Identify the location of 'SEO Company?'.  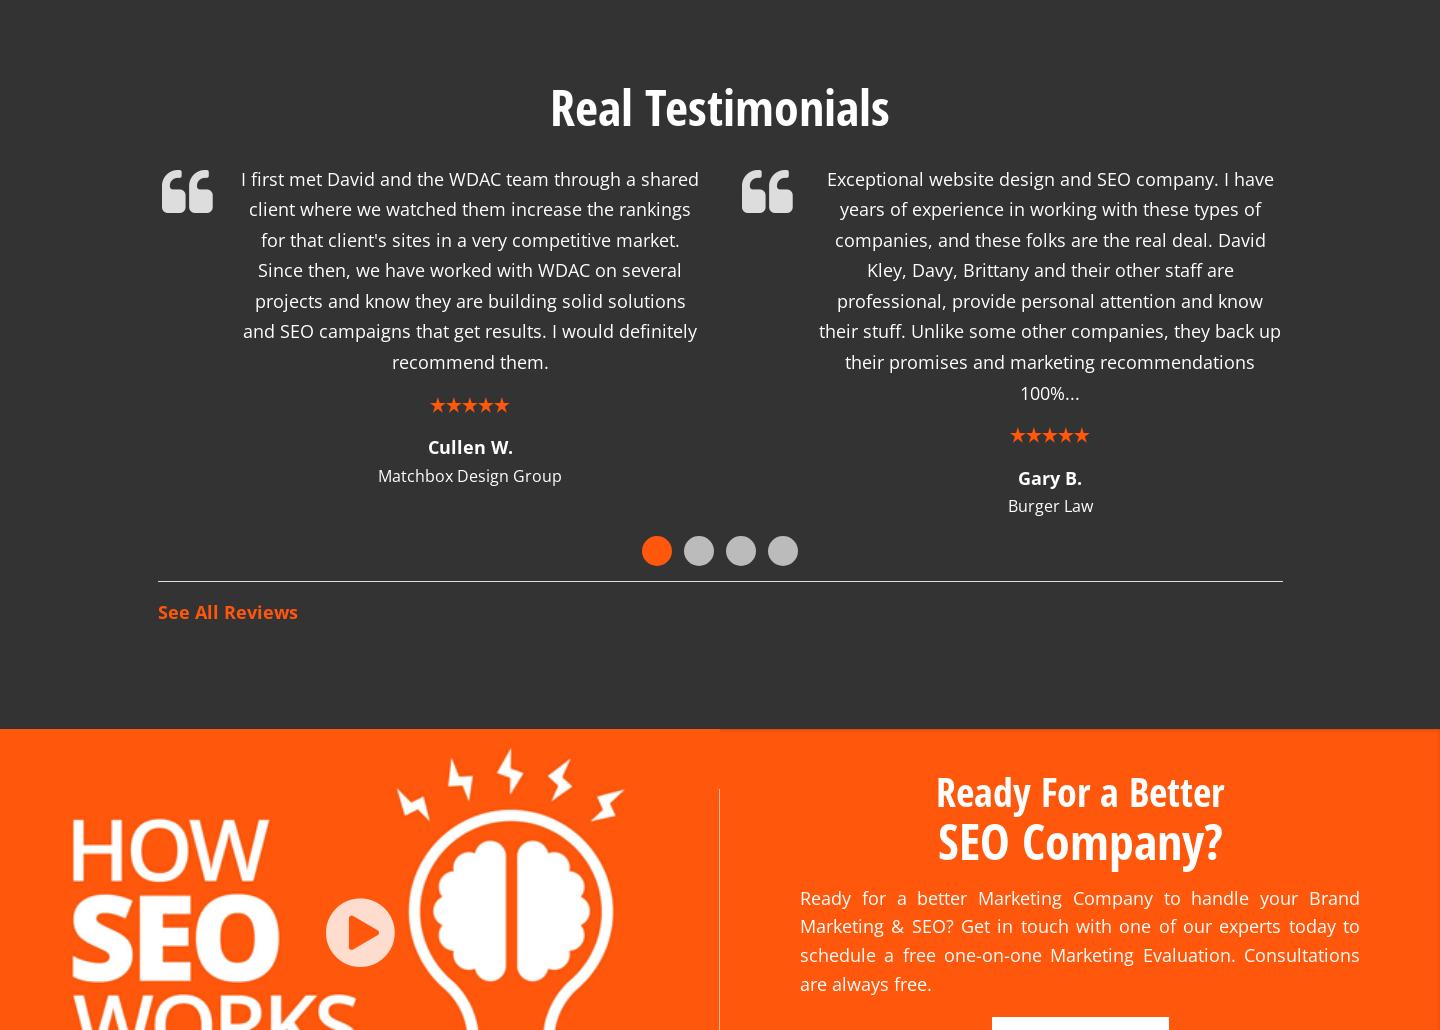
(1079, 814).